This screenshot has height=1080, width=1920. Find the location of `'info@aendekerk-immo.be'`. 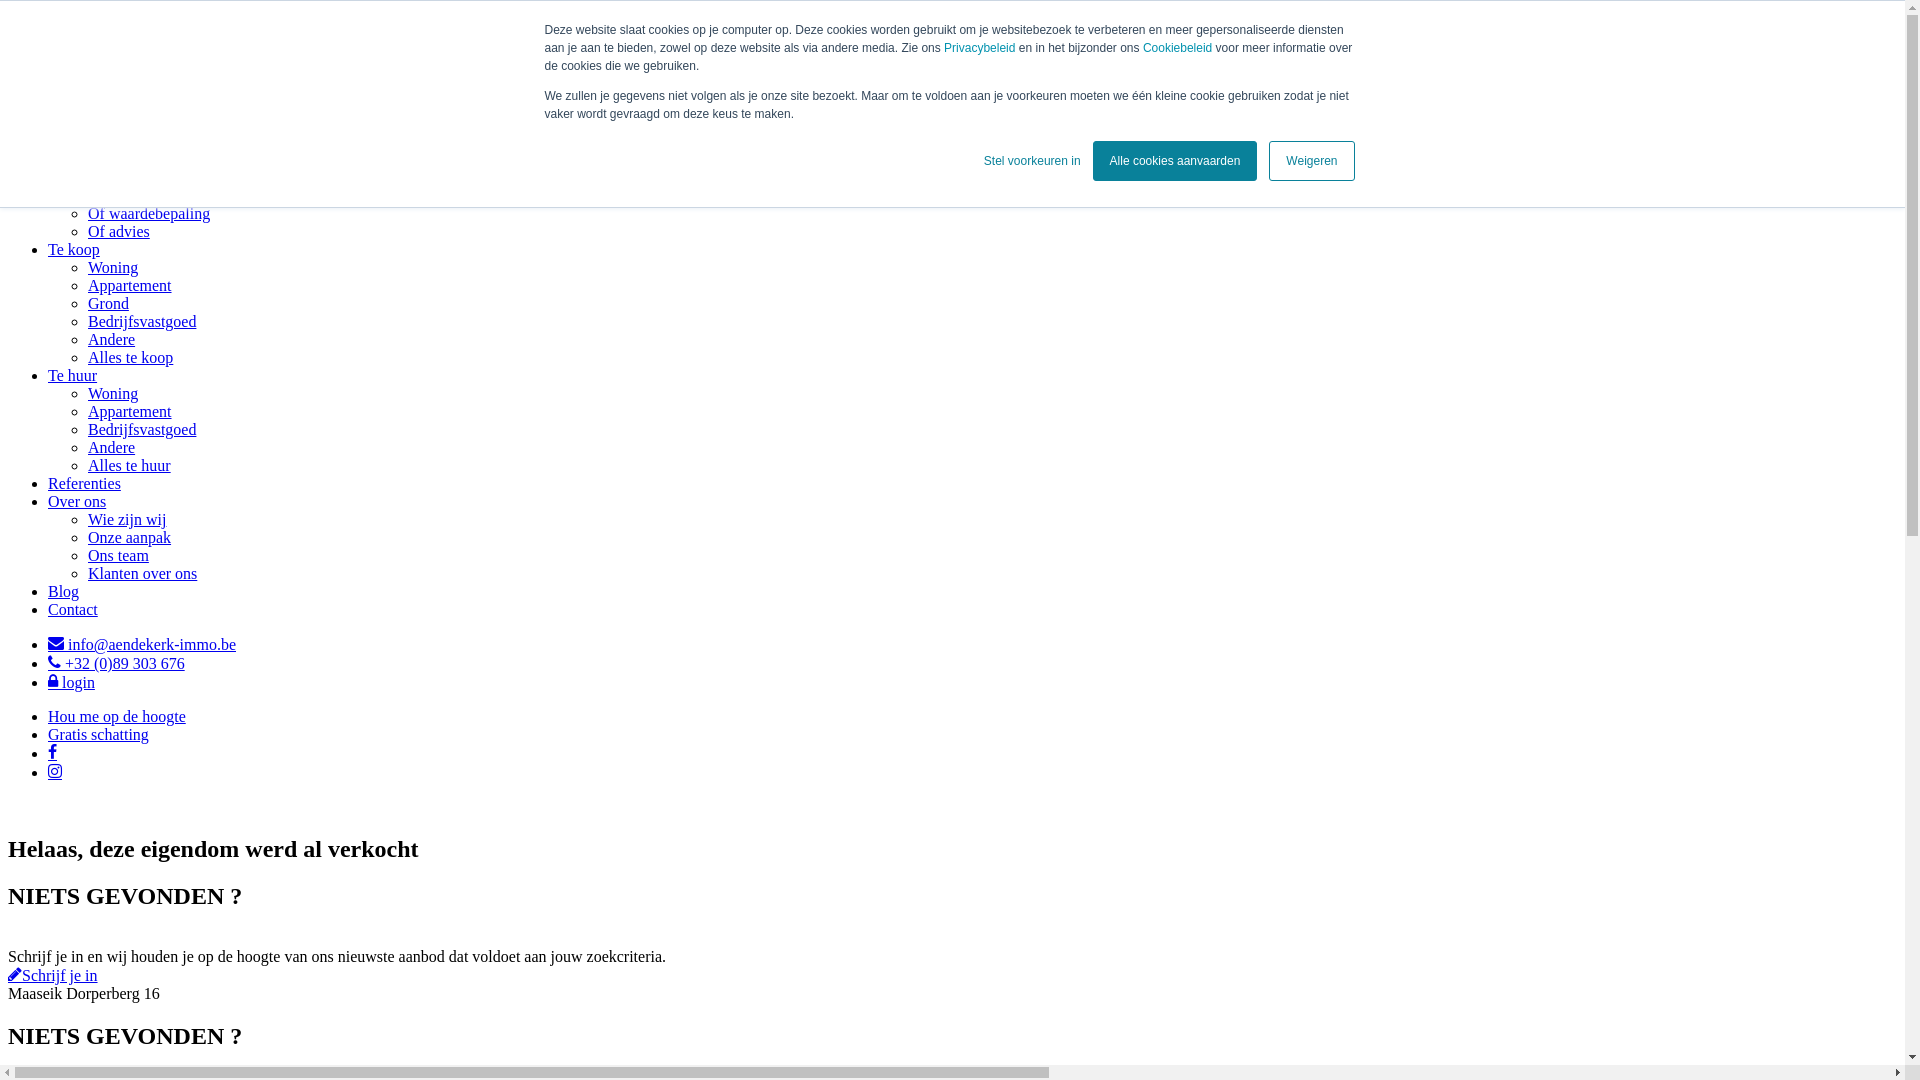

'info@aendekerk-immo.be' is located at coordinates (141, 644).